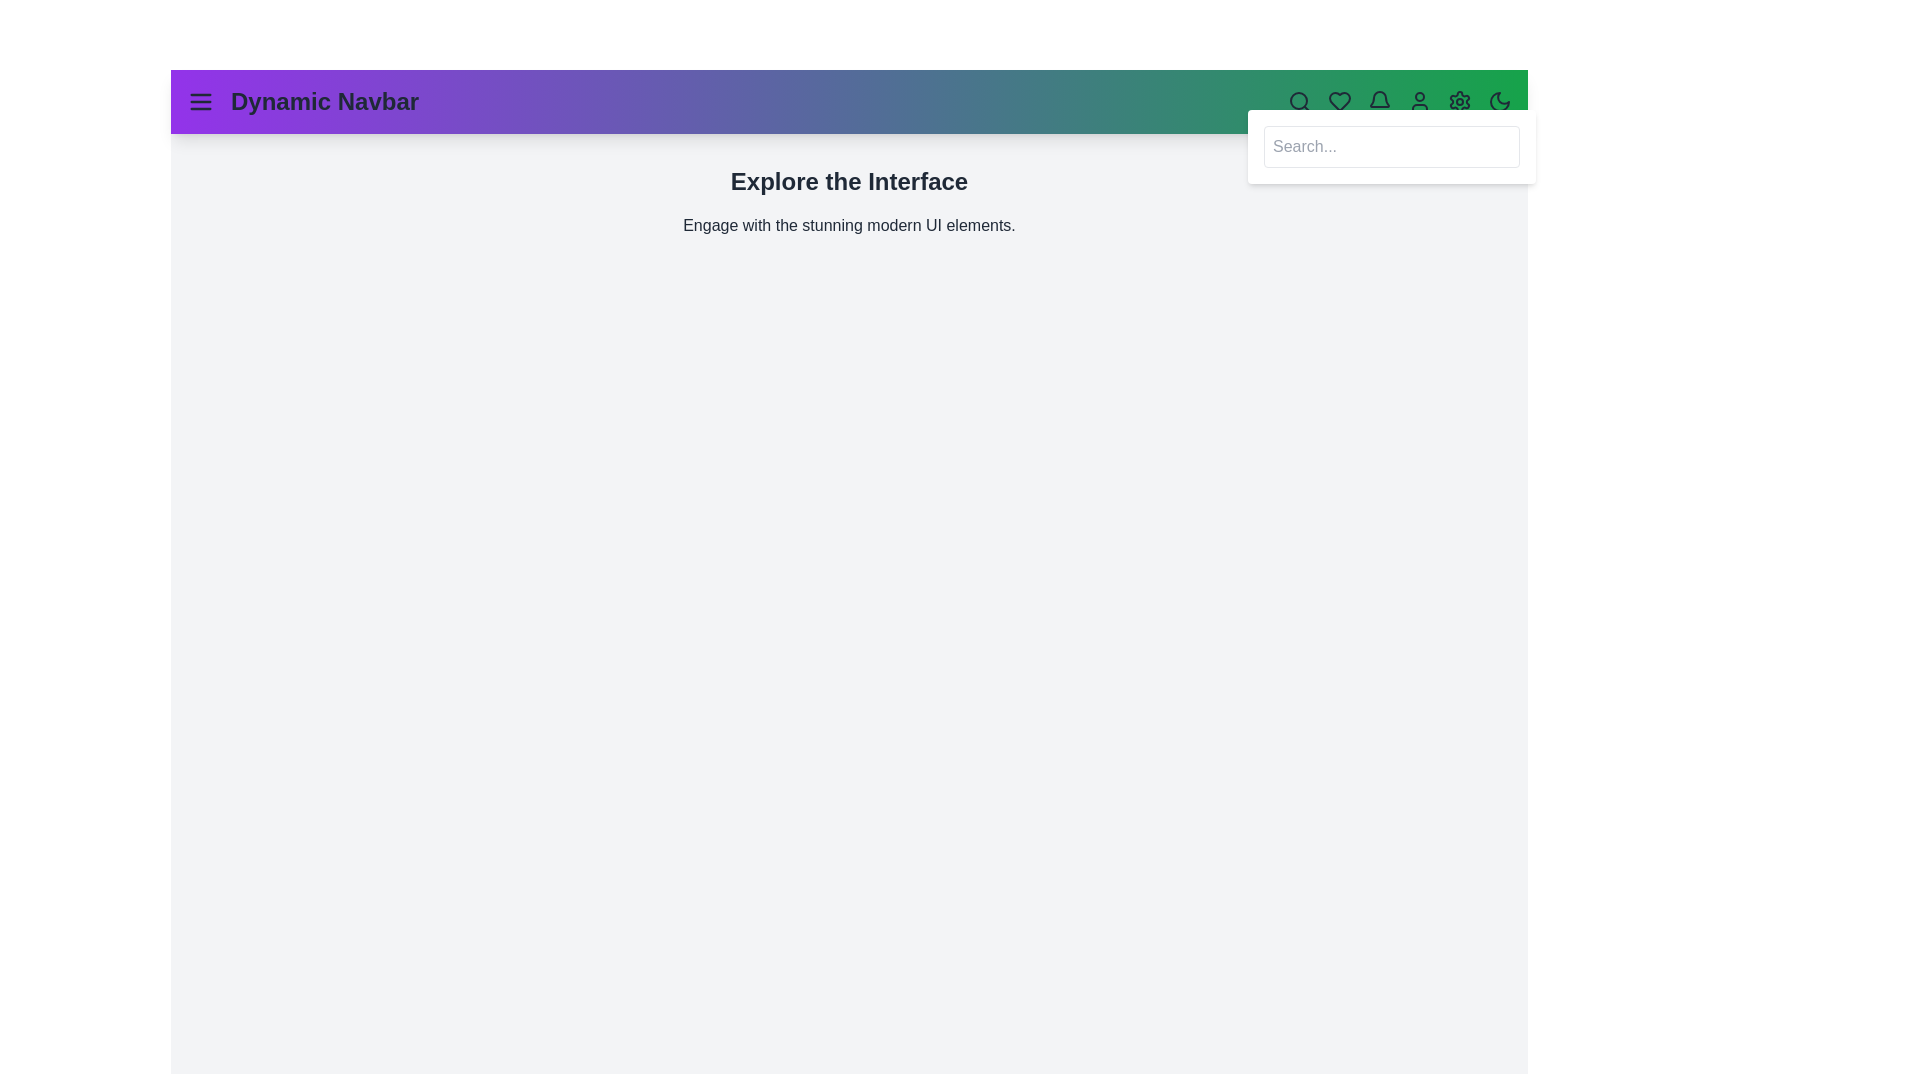 The width and height of the screenshot is (1920, 1080). Describe the element at coordinates (1379, 101) in the screenshot. I see `the bell icon to access notifications` at that location.